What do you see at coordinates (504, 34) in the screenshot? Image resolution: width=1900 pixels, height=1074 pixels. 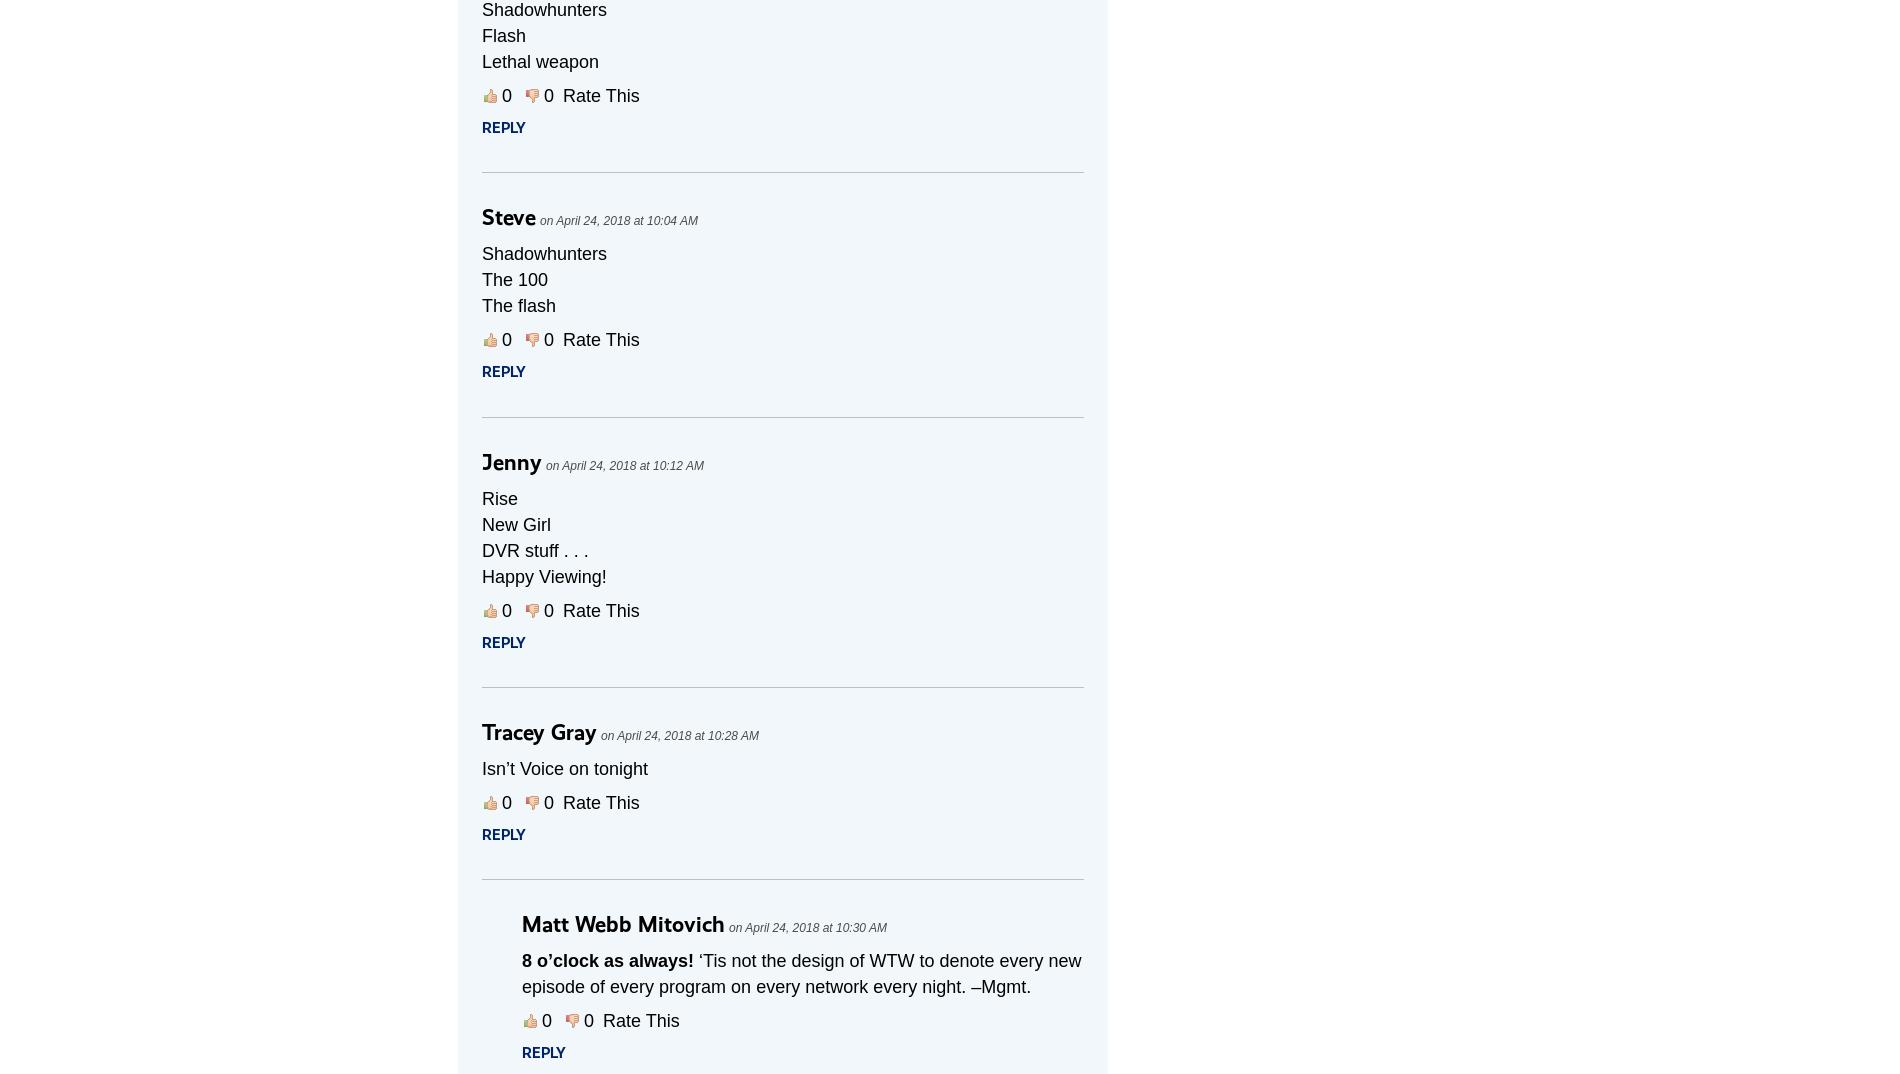 I see `'Flash'` at bounding box center [504, 34].